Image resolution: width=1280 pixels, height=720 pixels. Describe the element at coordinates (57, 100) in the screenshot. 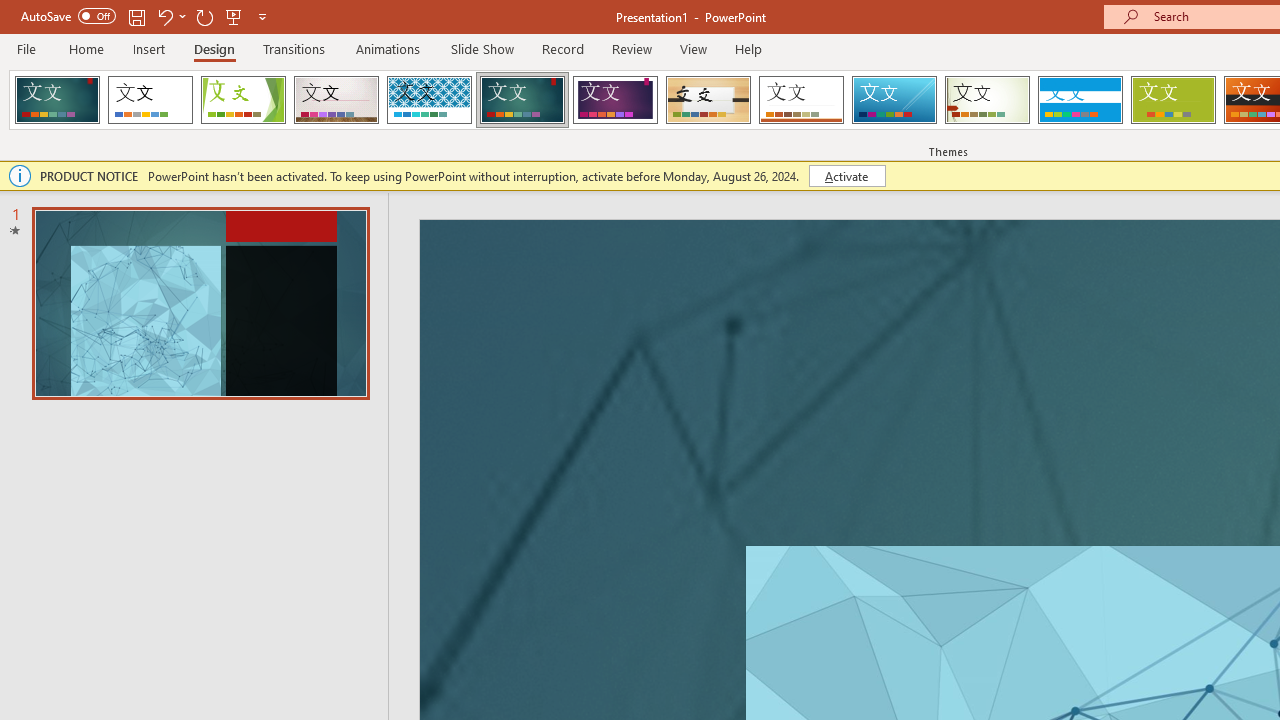

I see `'FadeVTI'` at that location.